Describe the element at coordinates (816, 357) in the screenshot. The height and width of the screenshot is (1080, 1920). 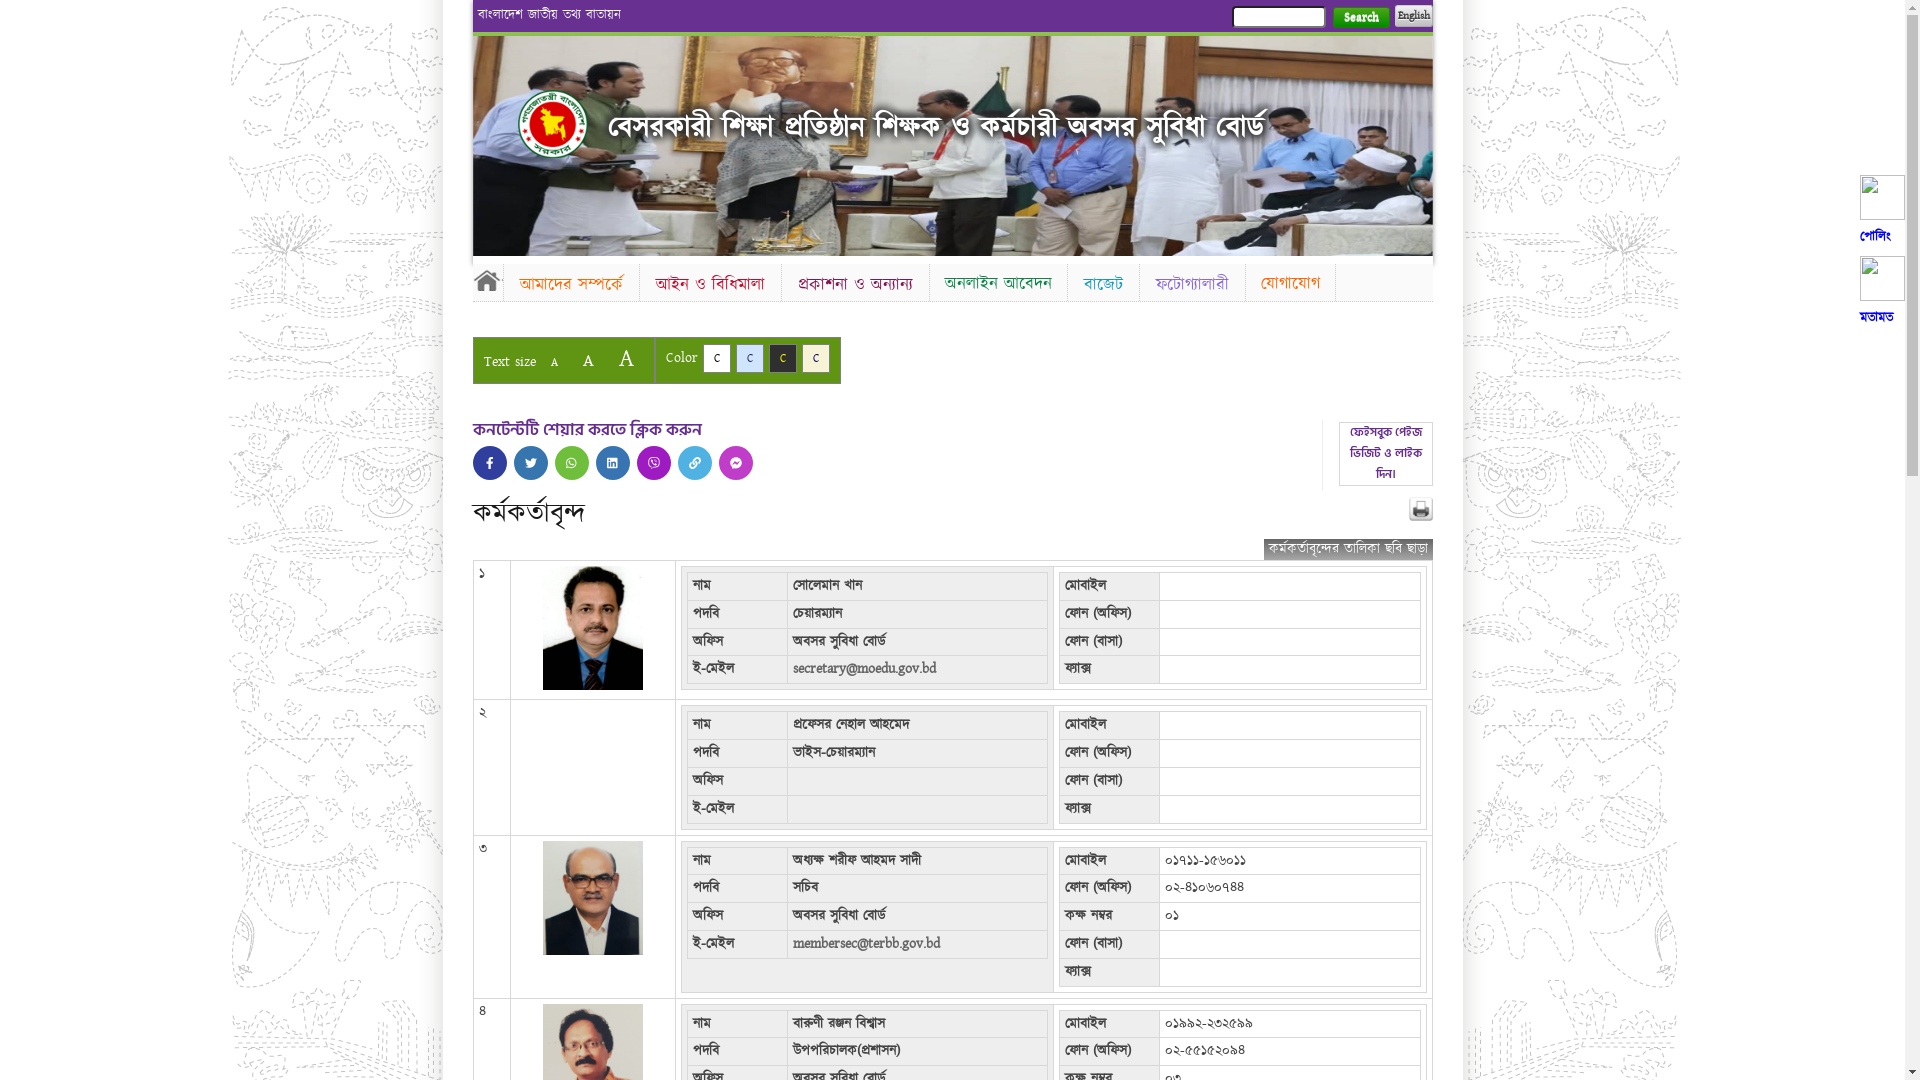
I see `'C'` at that location.